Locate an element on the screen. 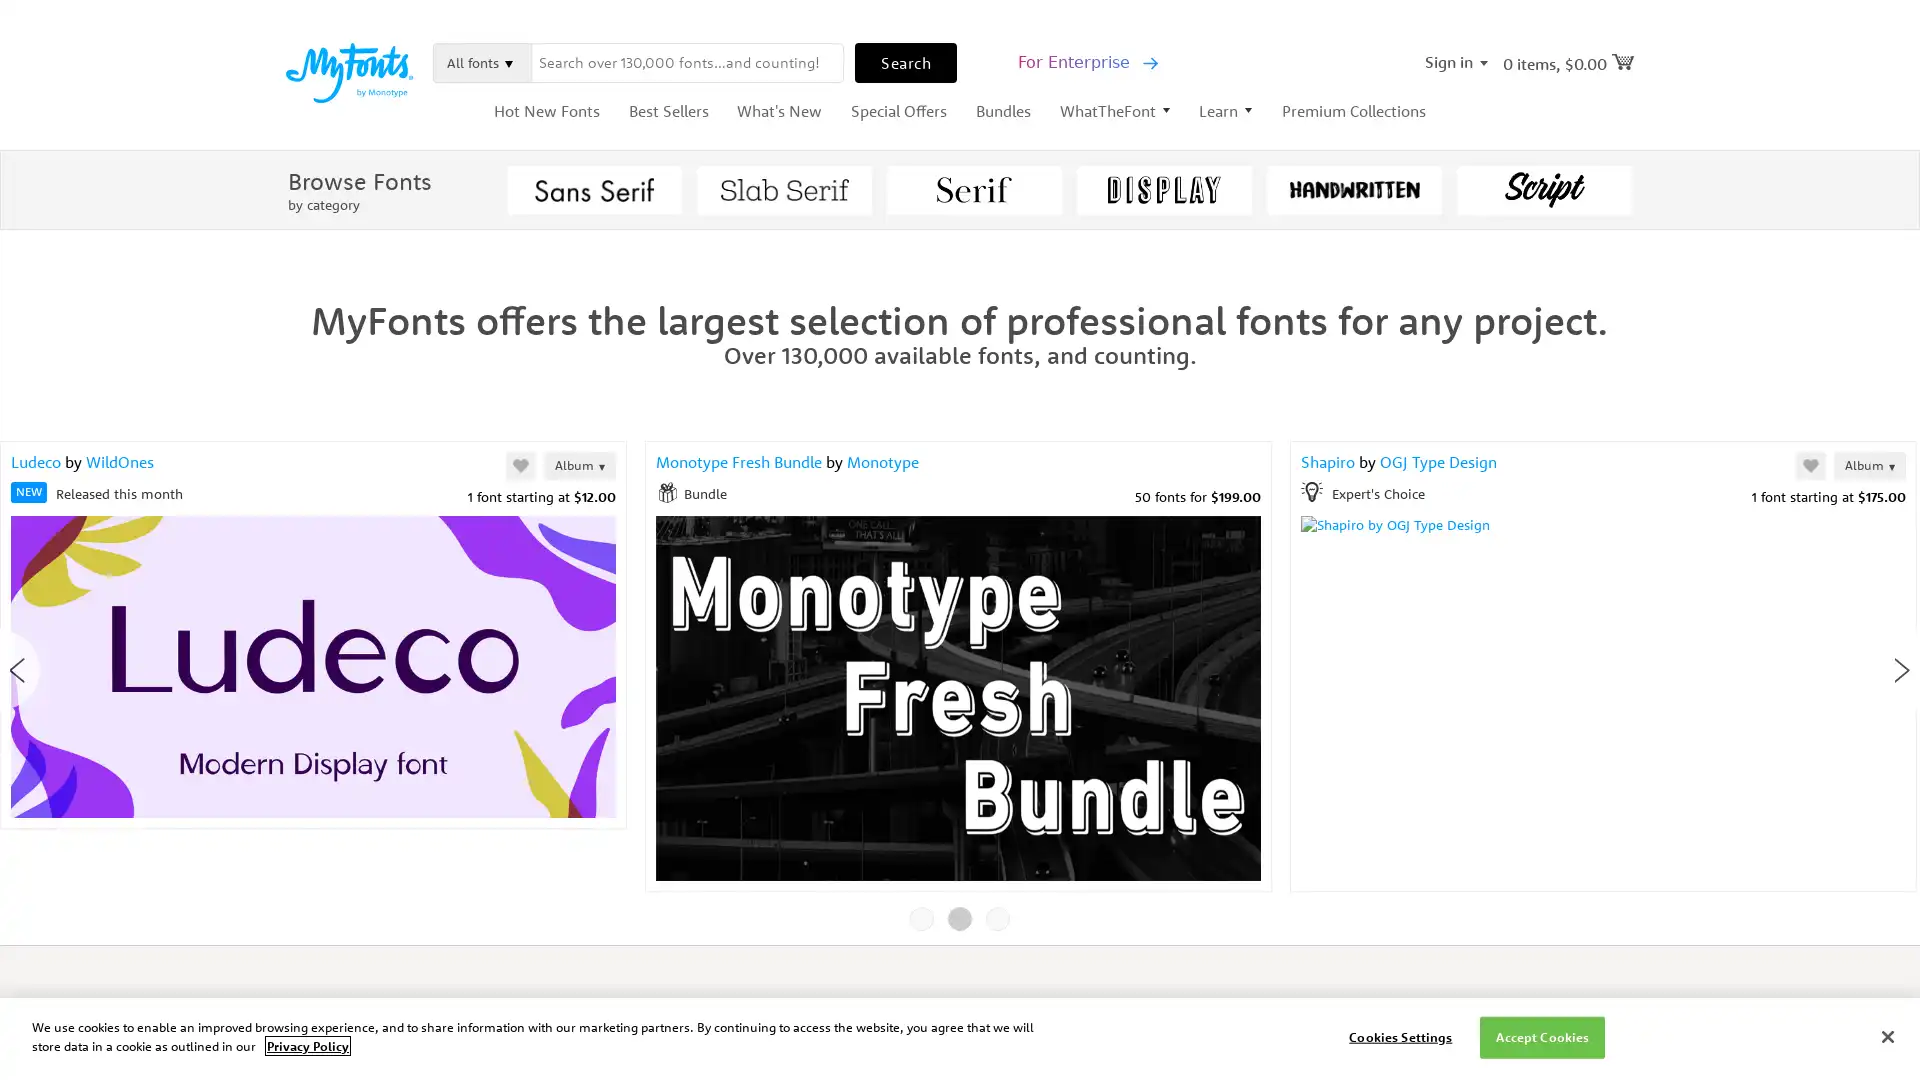 The height and width of the screenshot is (1080, 1920). Submit is located at coordinates (1140, 489).